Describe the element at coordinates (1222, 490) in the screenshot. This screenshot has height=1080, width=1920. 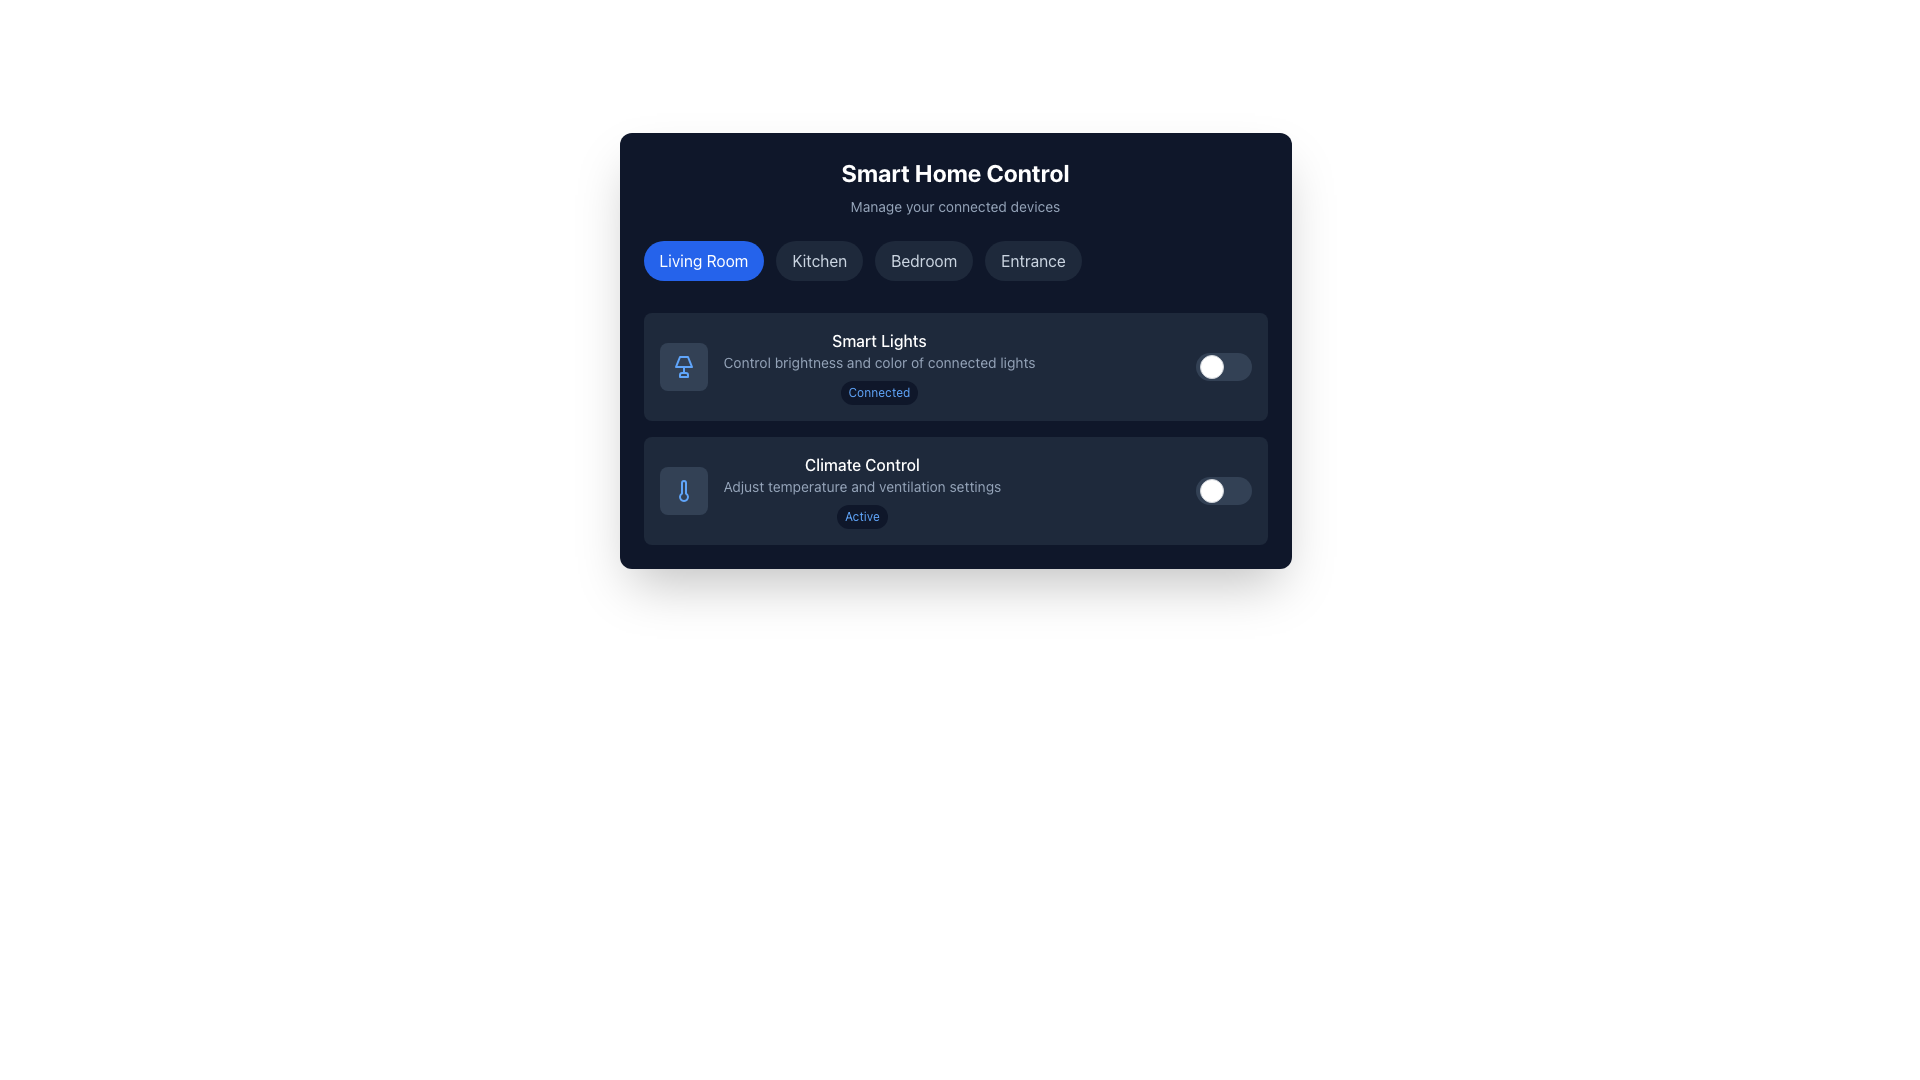
I see `the toggle switch for 'Climate Control' located at the right side of the section to change its state` at that location.